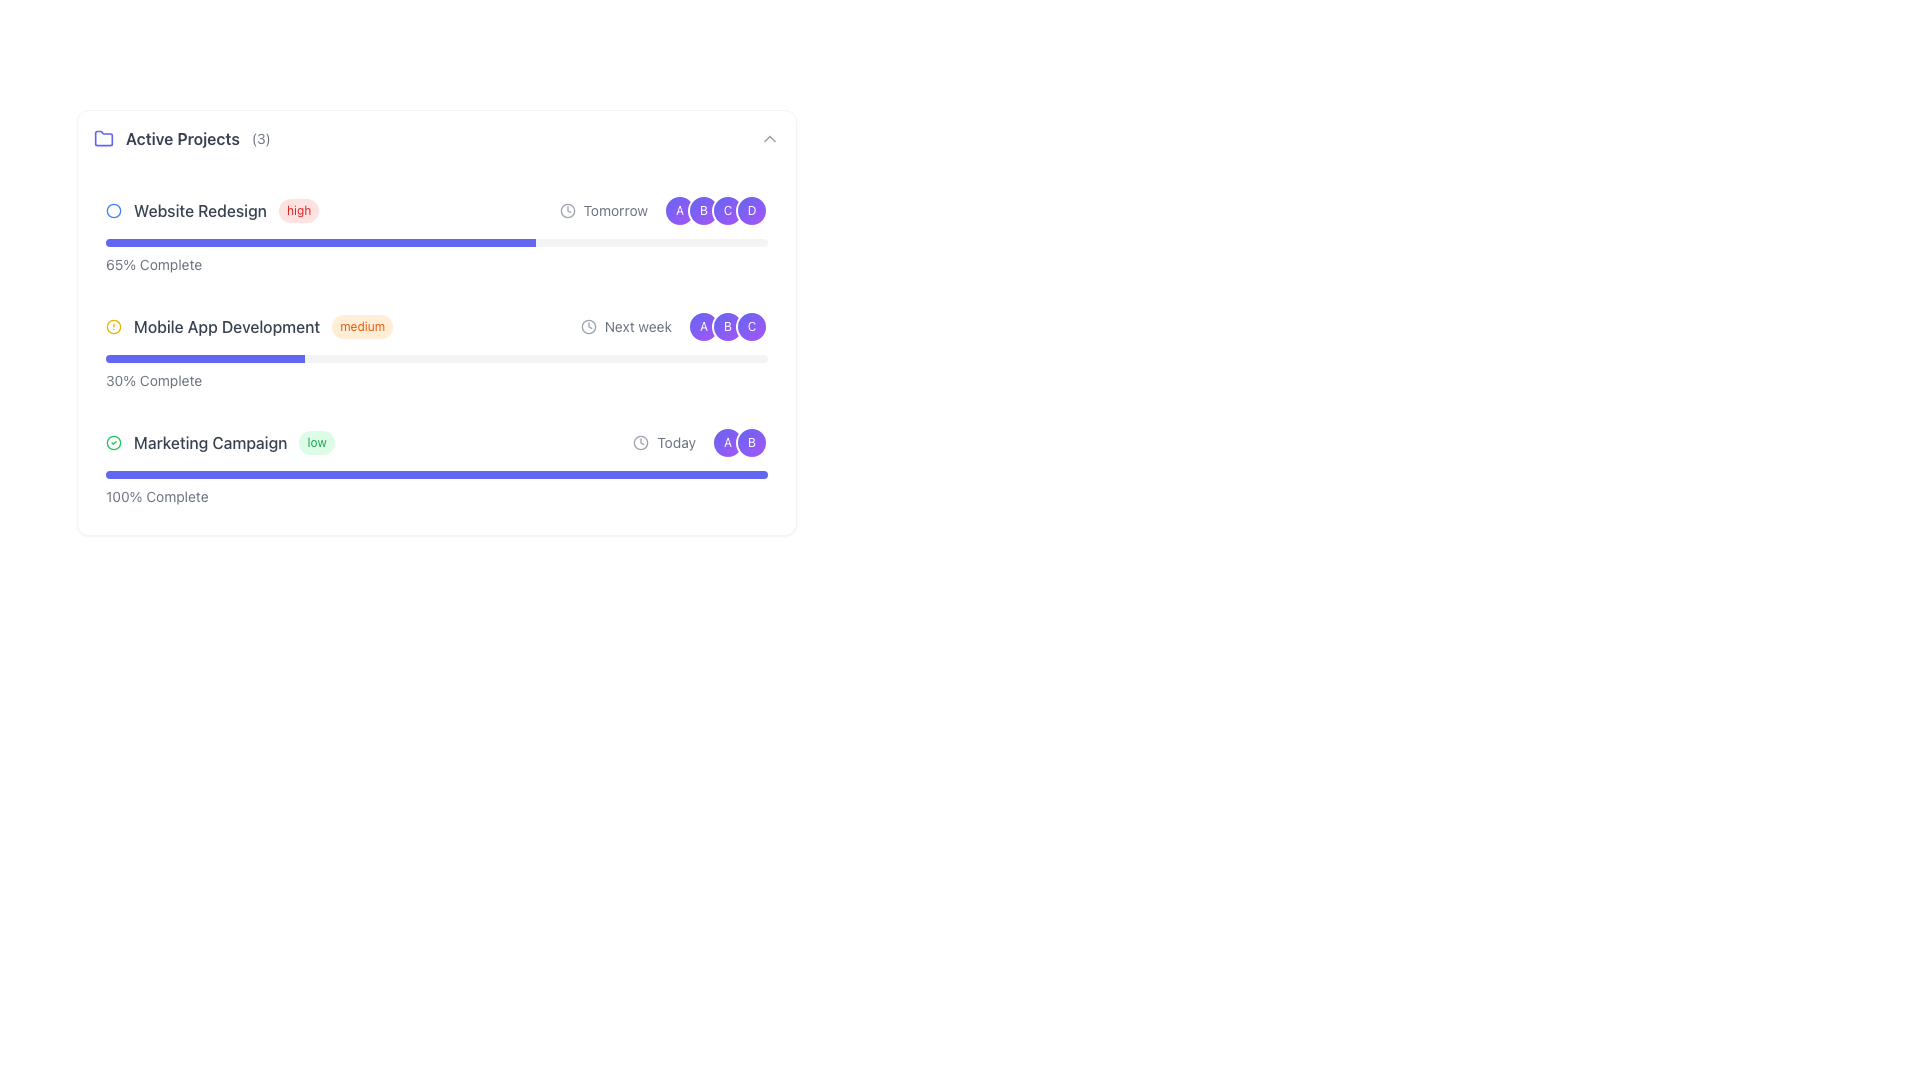 This screenshot has width=1920, height=1080. Describe the element at coordinates (205, 357) in the screenshot. I see `the progress represented by the indigo colored segment of the progress bar for the 'Mobile App Development' task, which is situated below the title and tag, indicating it is 30% complete` at that location.